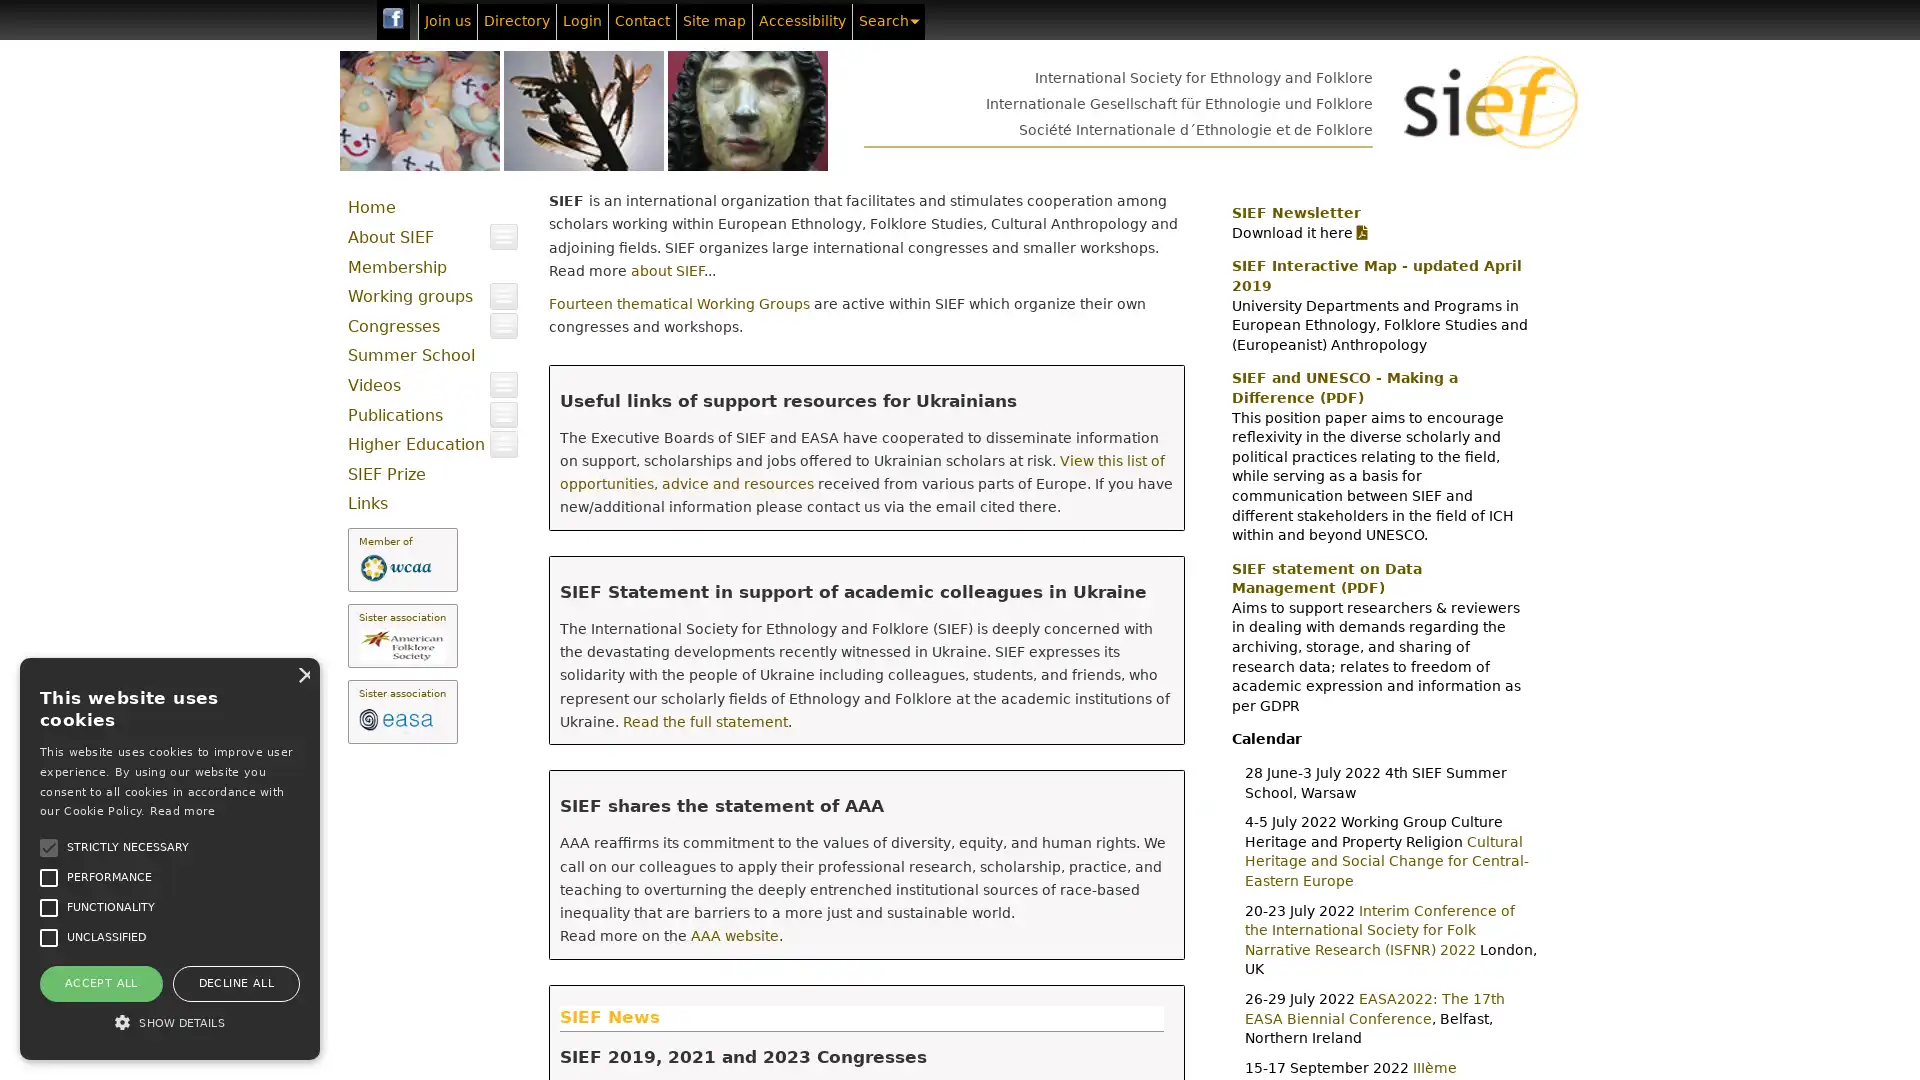  Describe the element at coordinates (99, 982) in the screenshot. I see `ACCEPT ALL` at that location.